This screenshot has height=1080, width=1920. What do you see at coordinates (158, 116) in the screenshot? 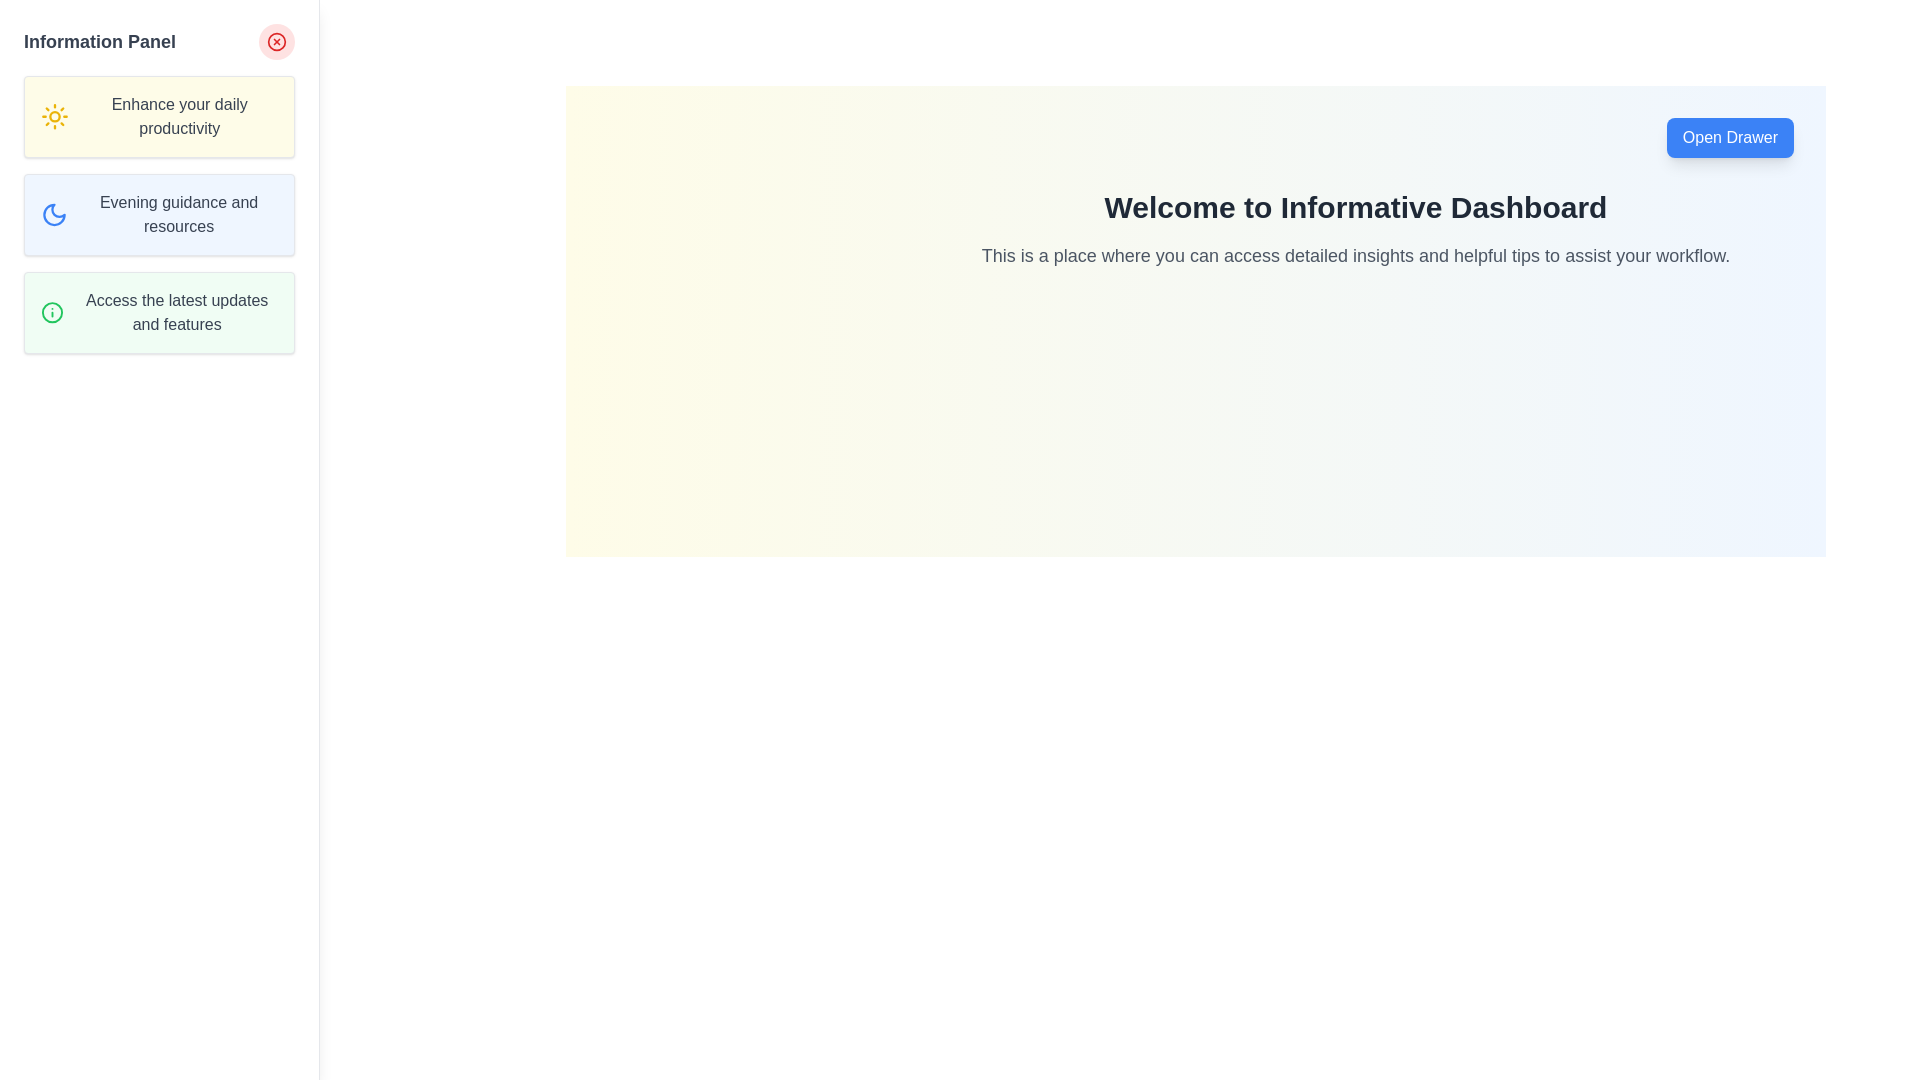
I see `text inside the first informational card in the Information Panel, which contains the dark gray text 'Enhance your daily productivity'` at bounding box center [158, 116].